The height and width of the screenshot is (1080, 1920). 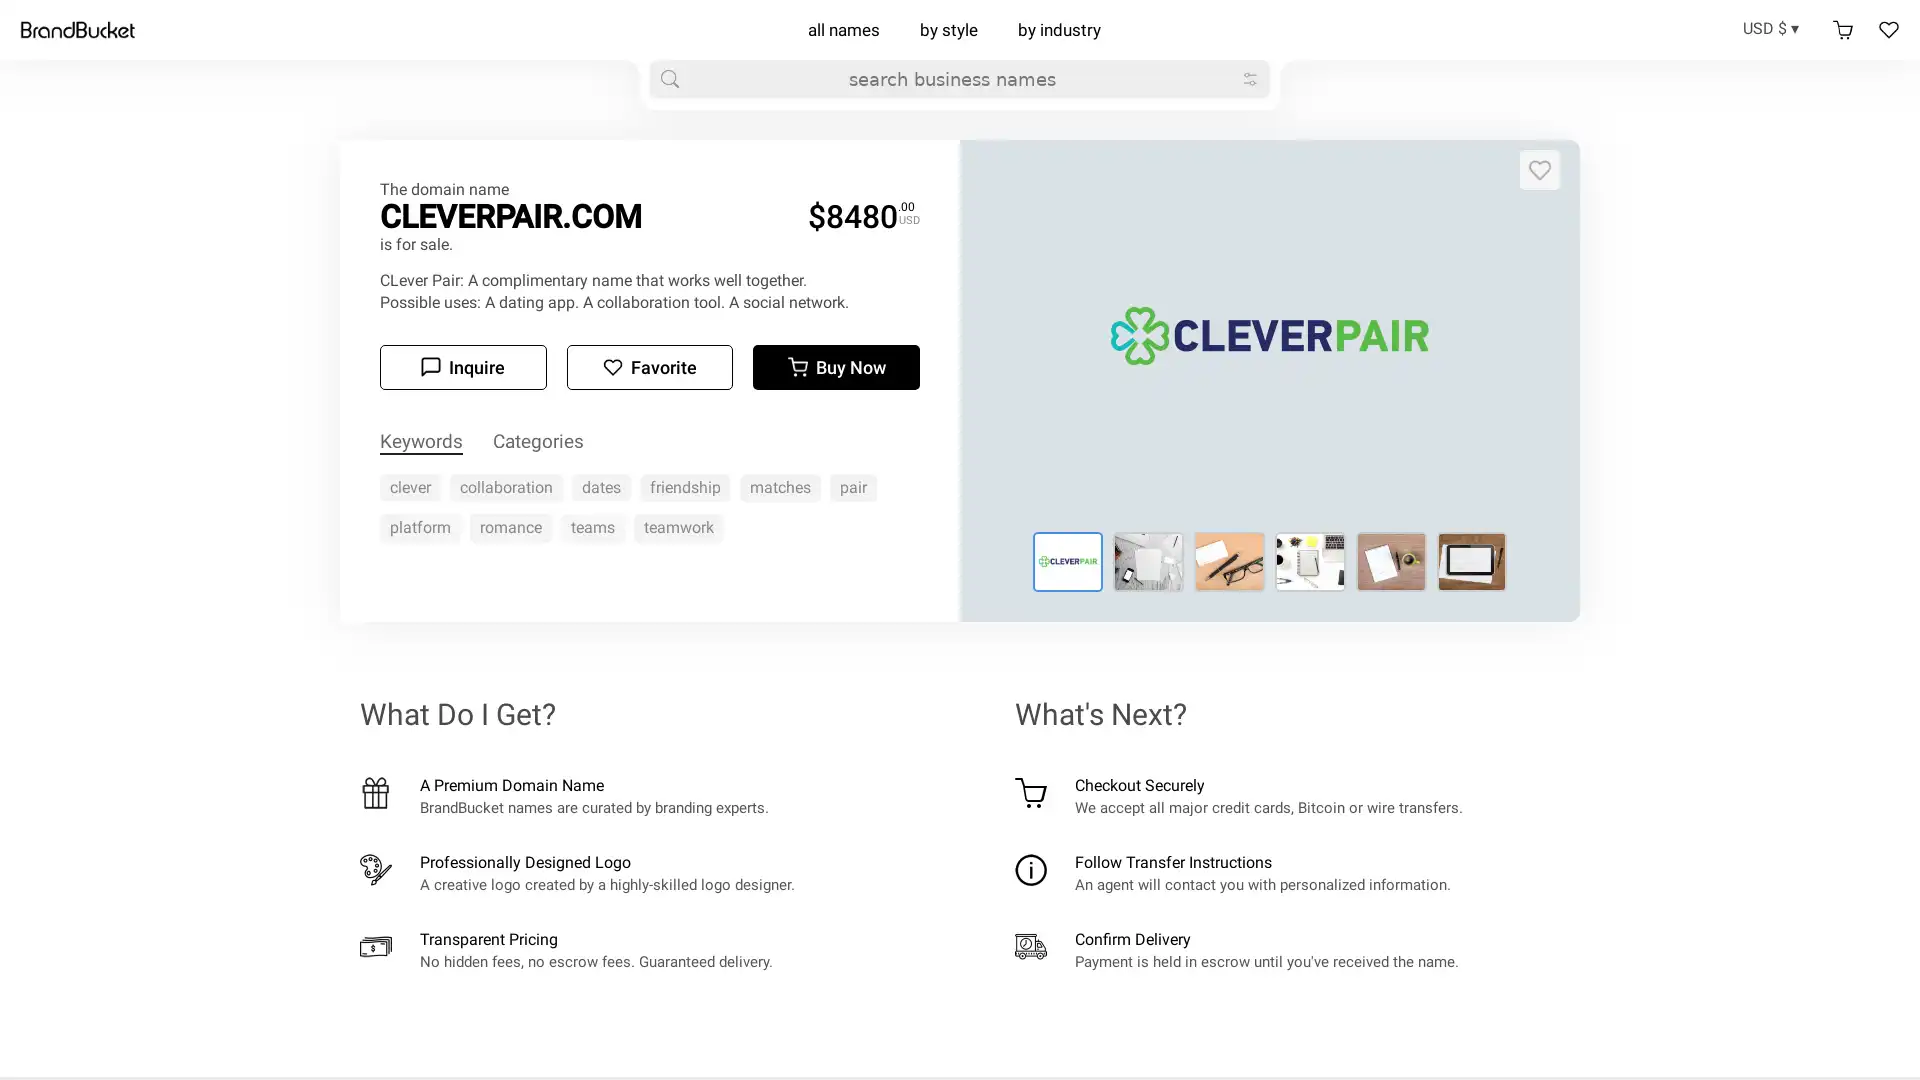 What do you see at coordinates (538, 440) in the screenshot?
I see `Categories` at bounding box center [538, 440].